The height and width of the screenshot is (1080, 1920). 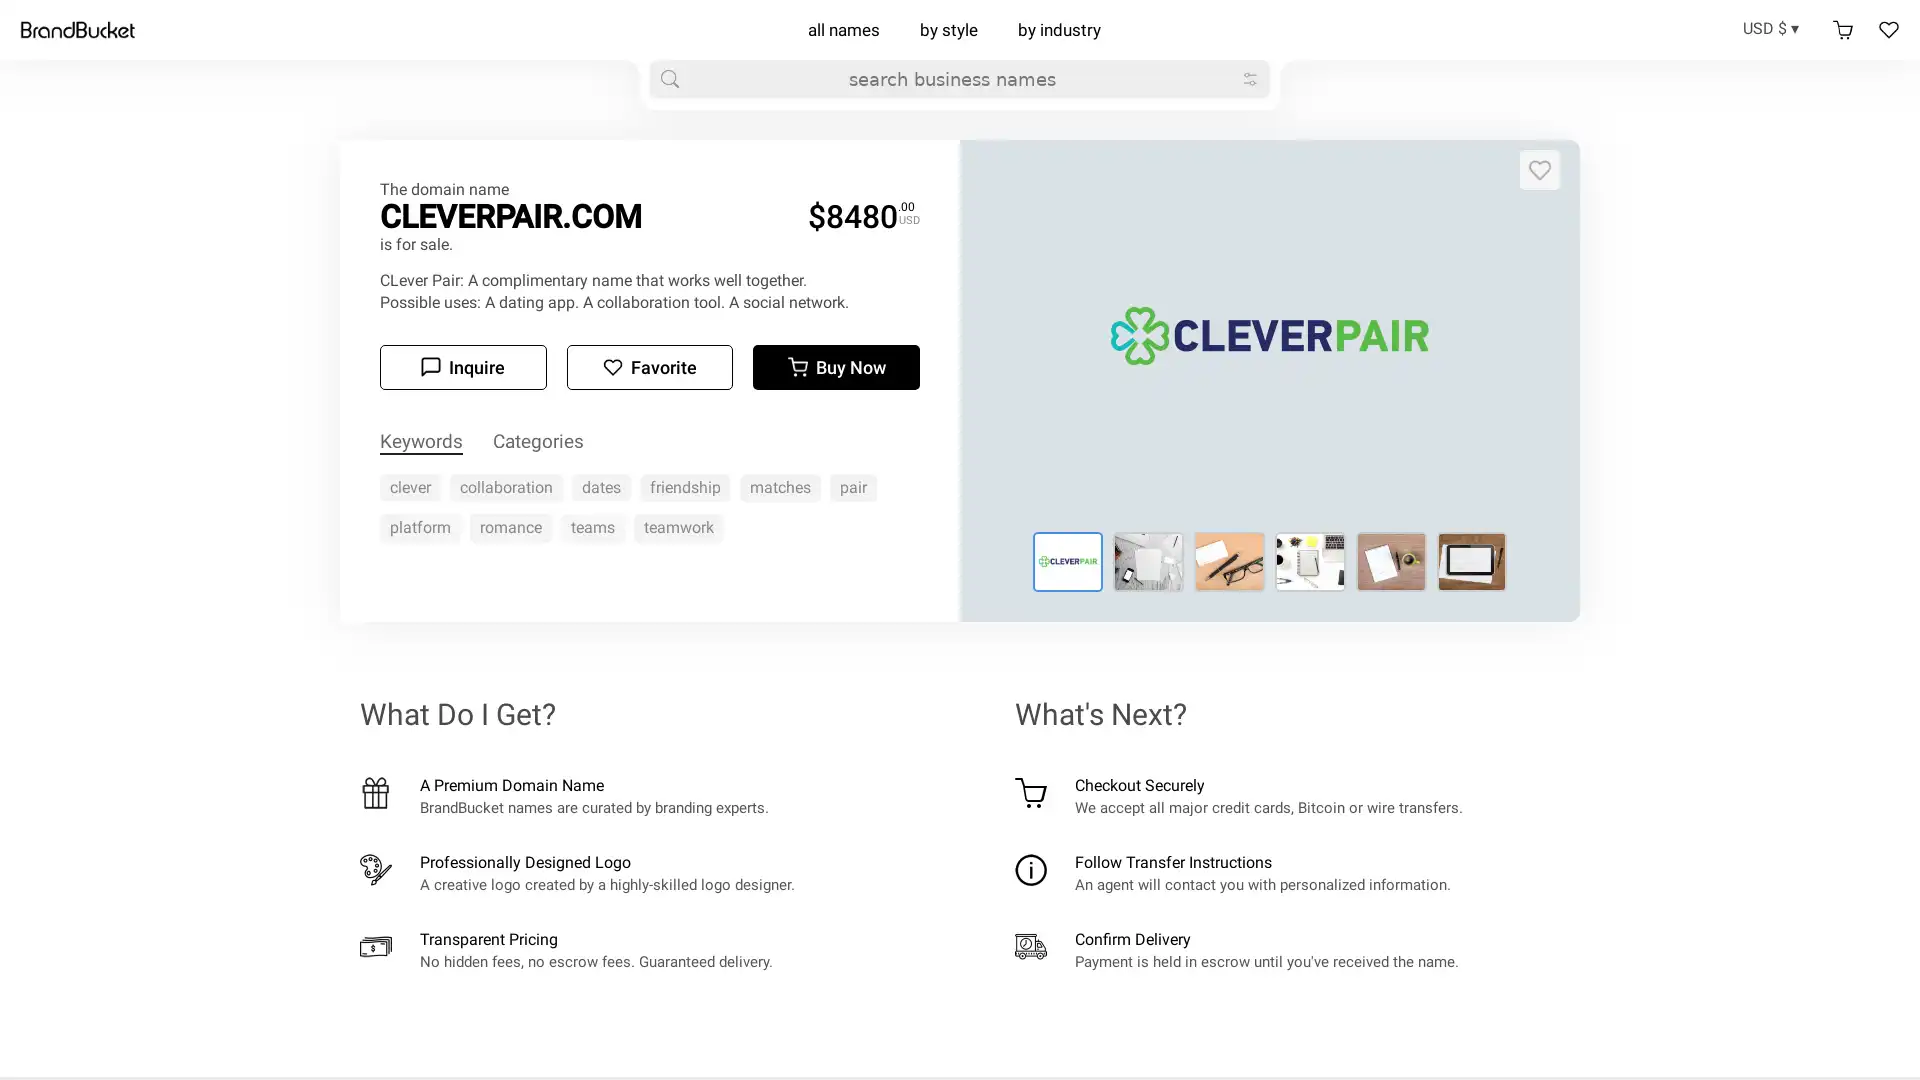 What do you see at coordinates (538, 440) in the screenshot?
I see `Categories` at bounding box center [538, 440].